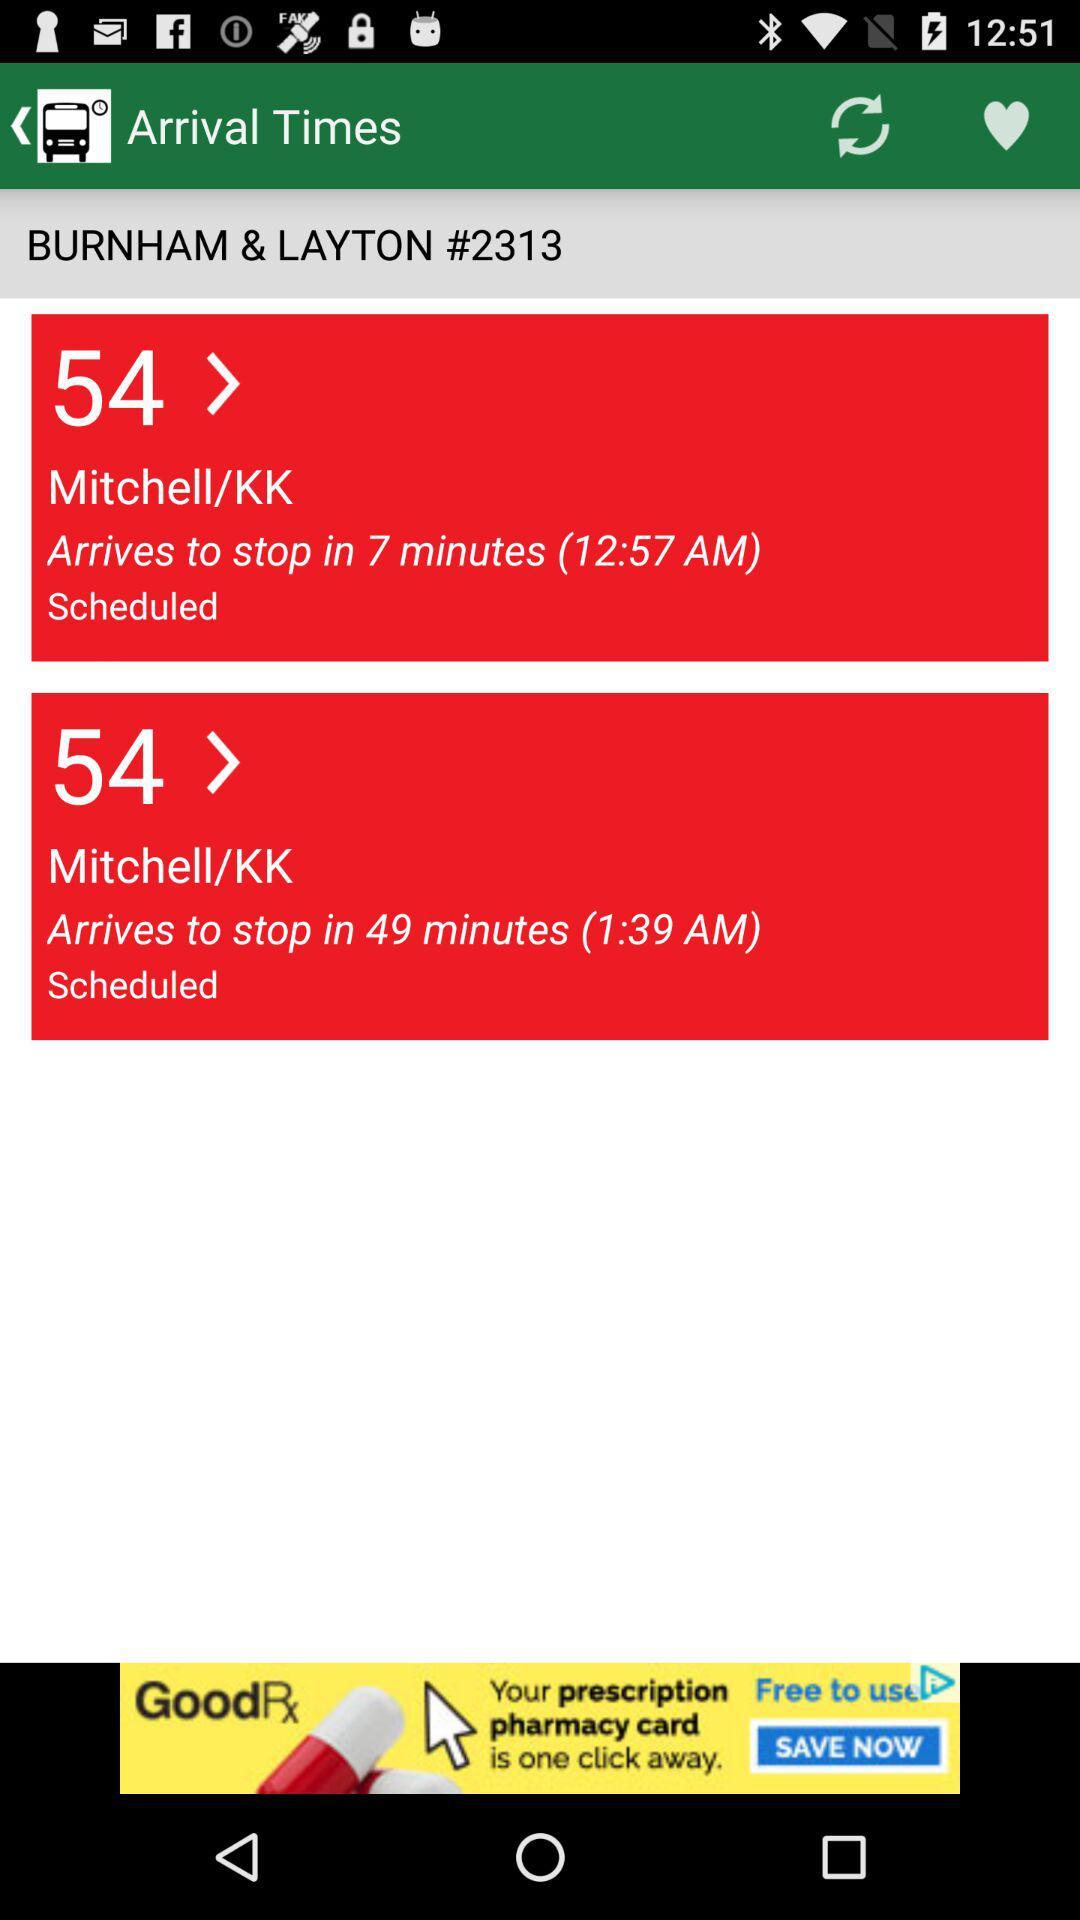 The width and height of the screenshot is (1080, 1920). I want to click on advertisement link to different site, so click(540, 1727).